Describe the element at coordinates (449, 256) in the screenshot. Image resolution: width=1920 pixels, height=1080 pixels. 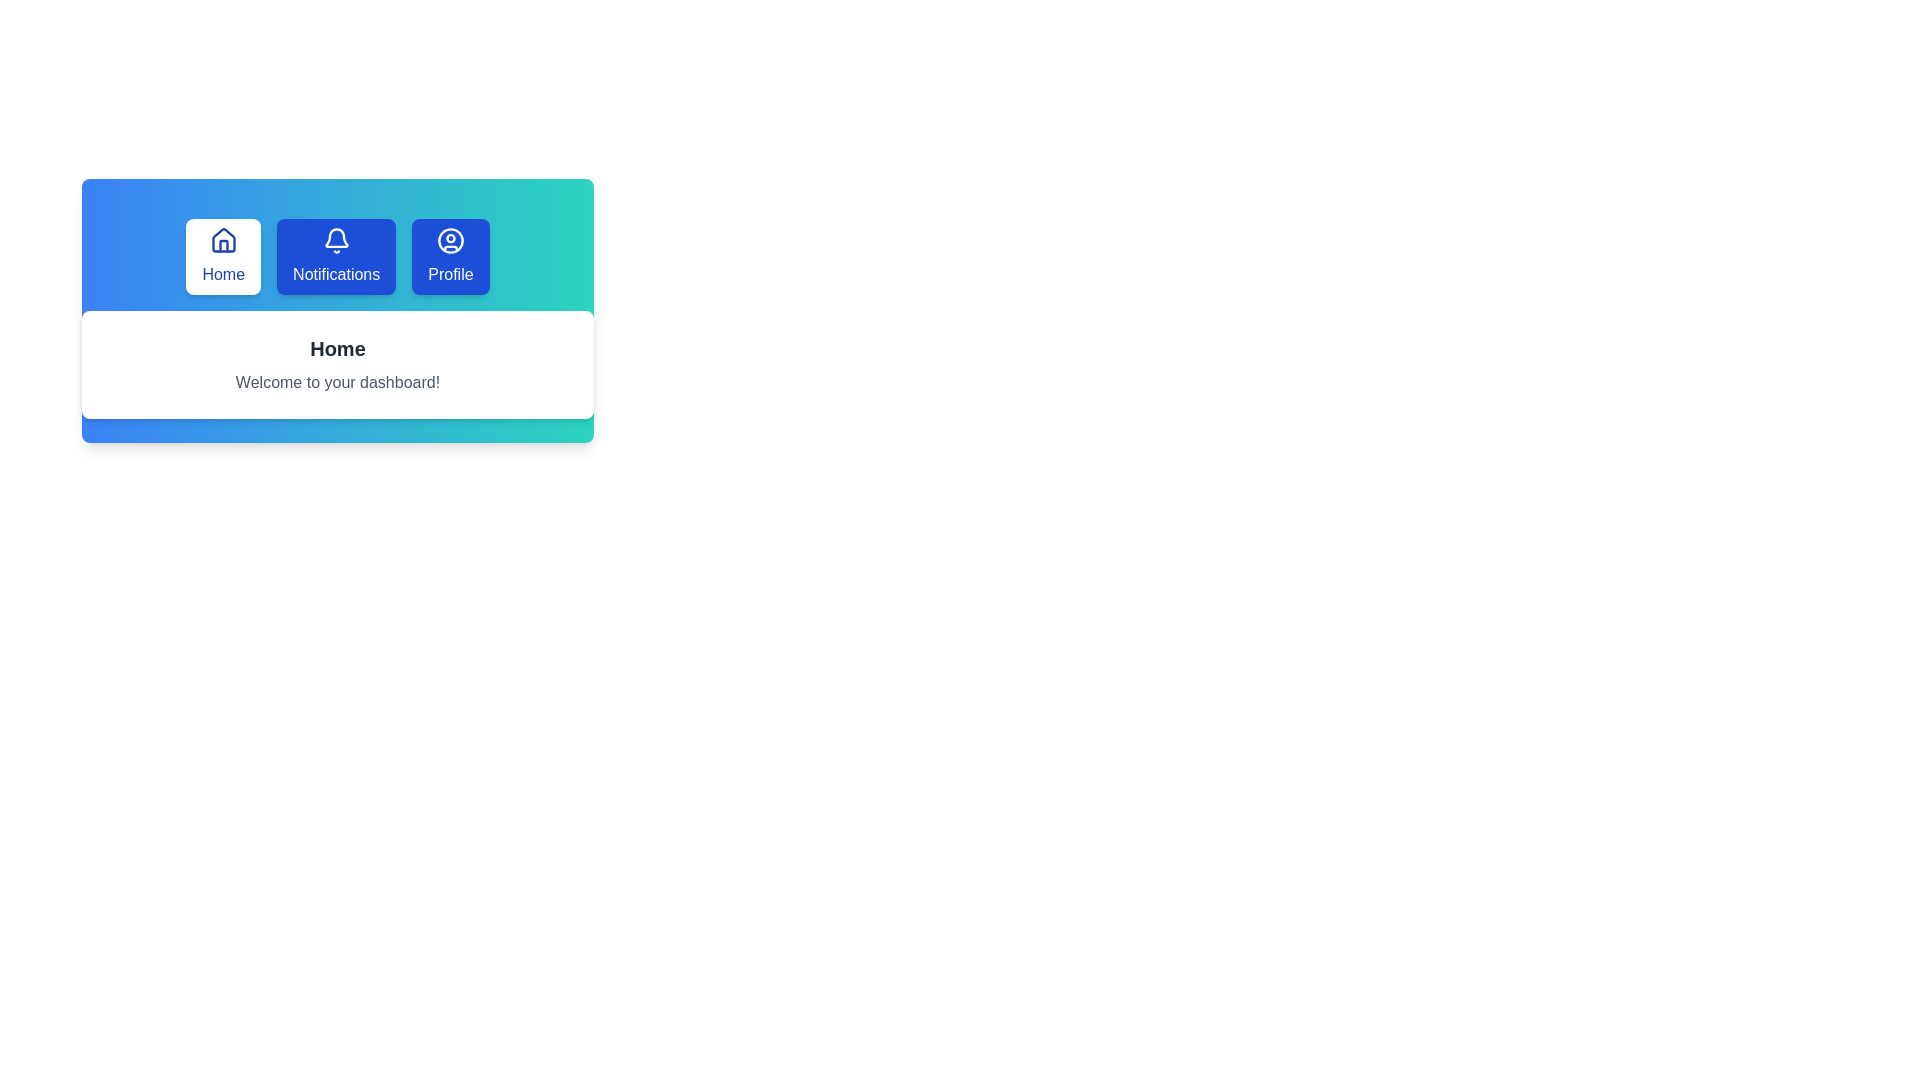
I see `the Profile tab button to observe its hover effect` at that location.